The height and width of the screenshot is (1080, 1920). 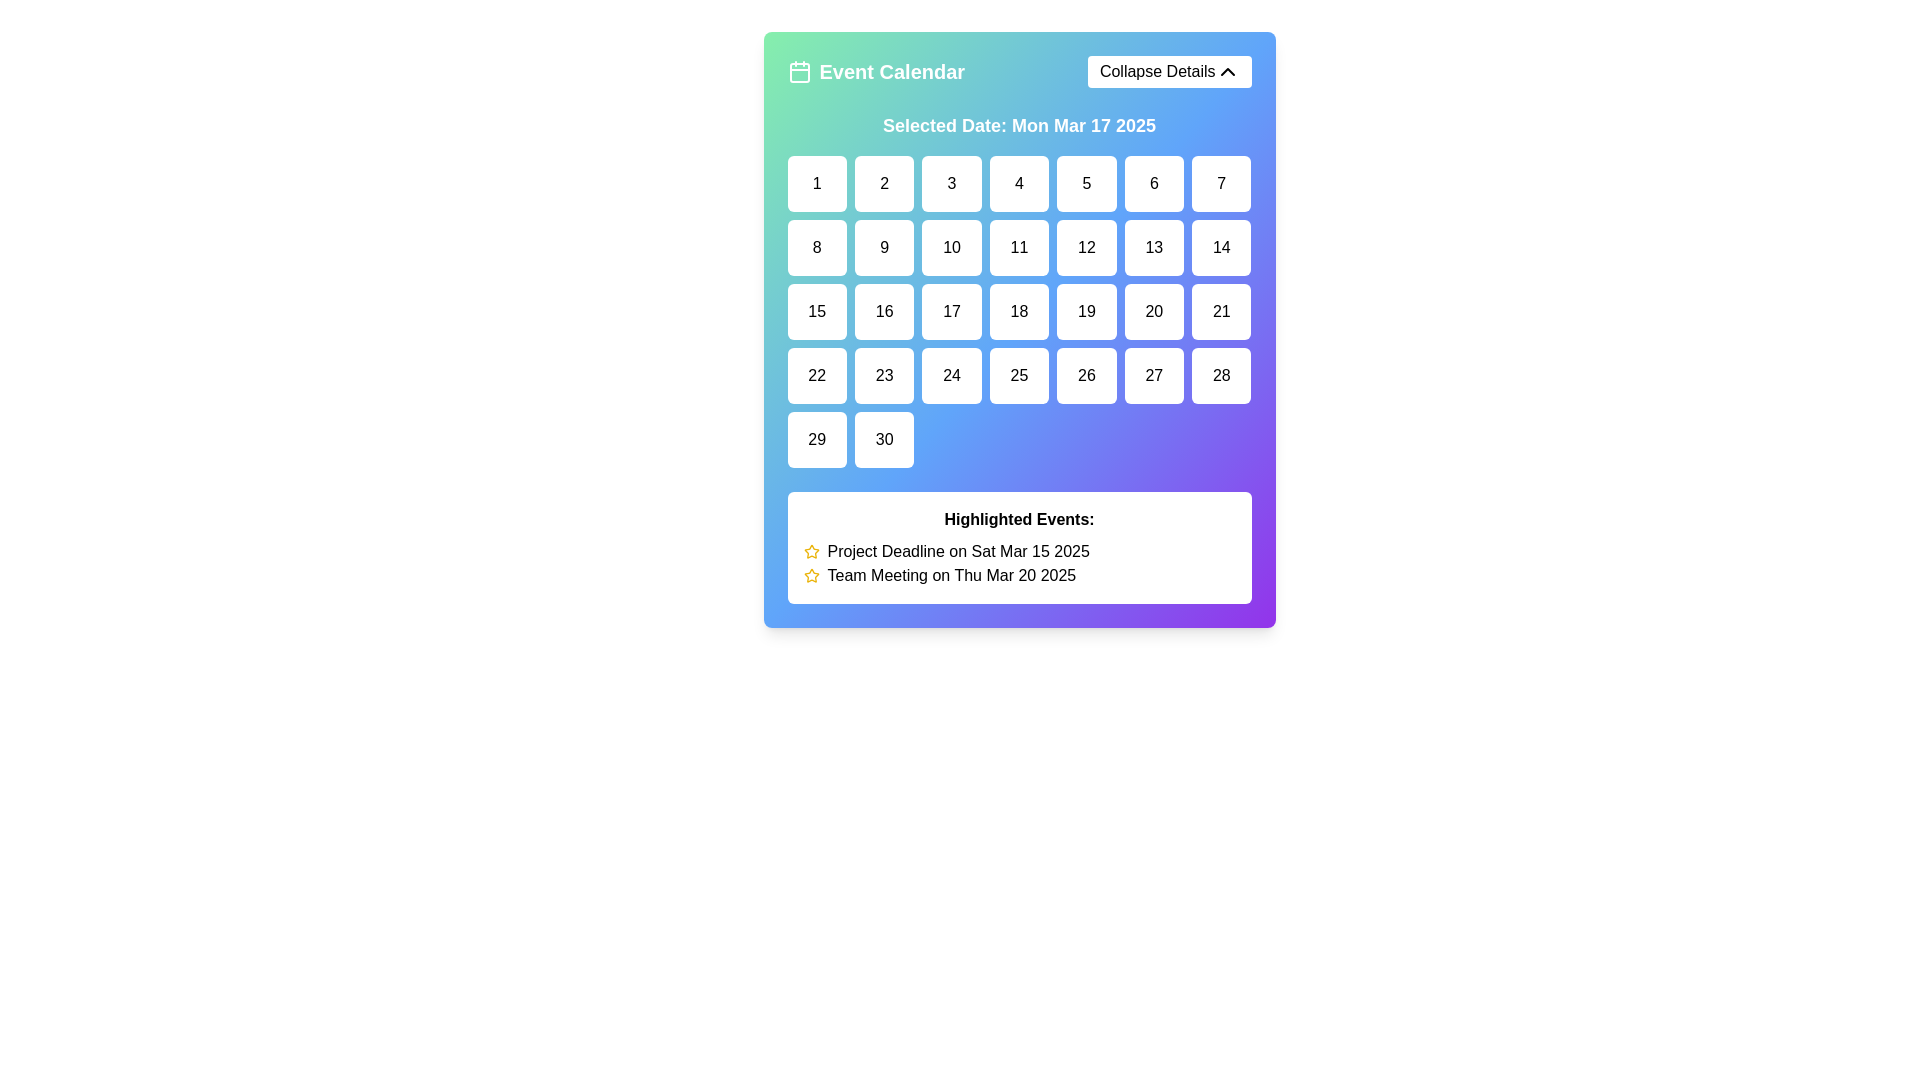 I want to click on the label representing the second day of the month in the calendar, which is situated between the buttons labeled '1' and '3', so click(x=883, y=184).